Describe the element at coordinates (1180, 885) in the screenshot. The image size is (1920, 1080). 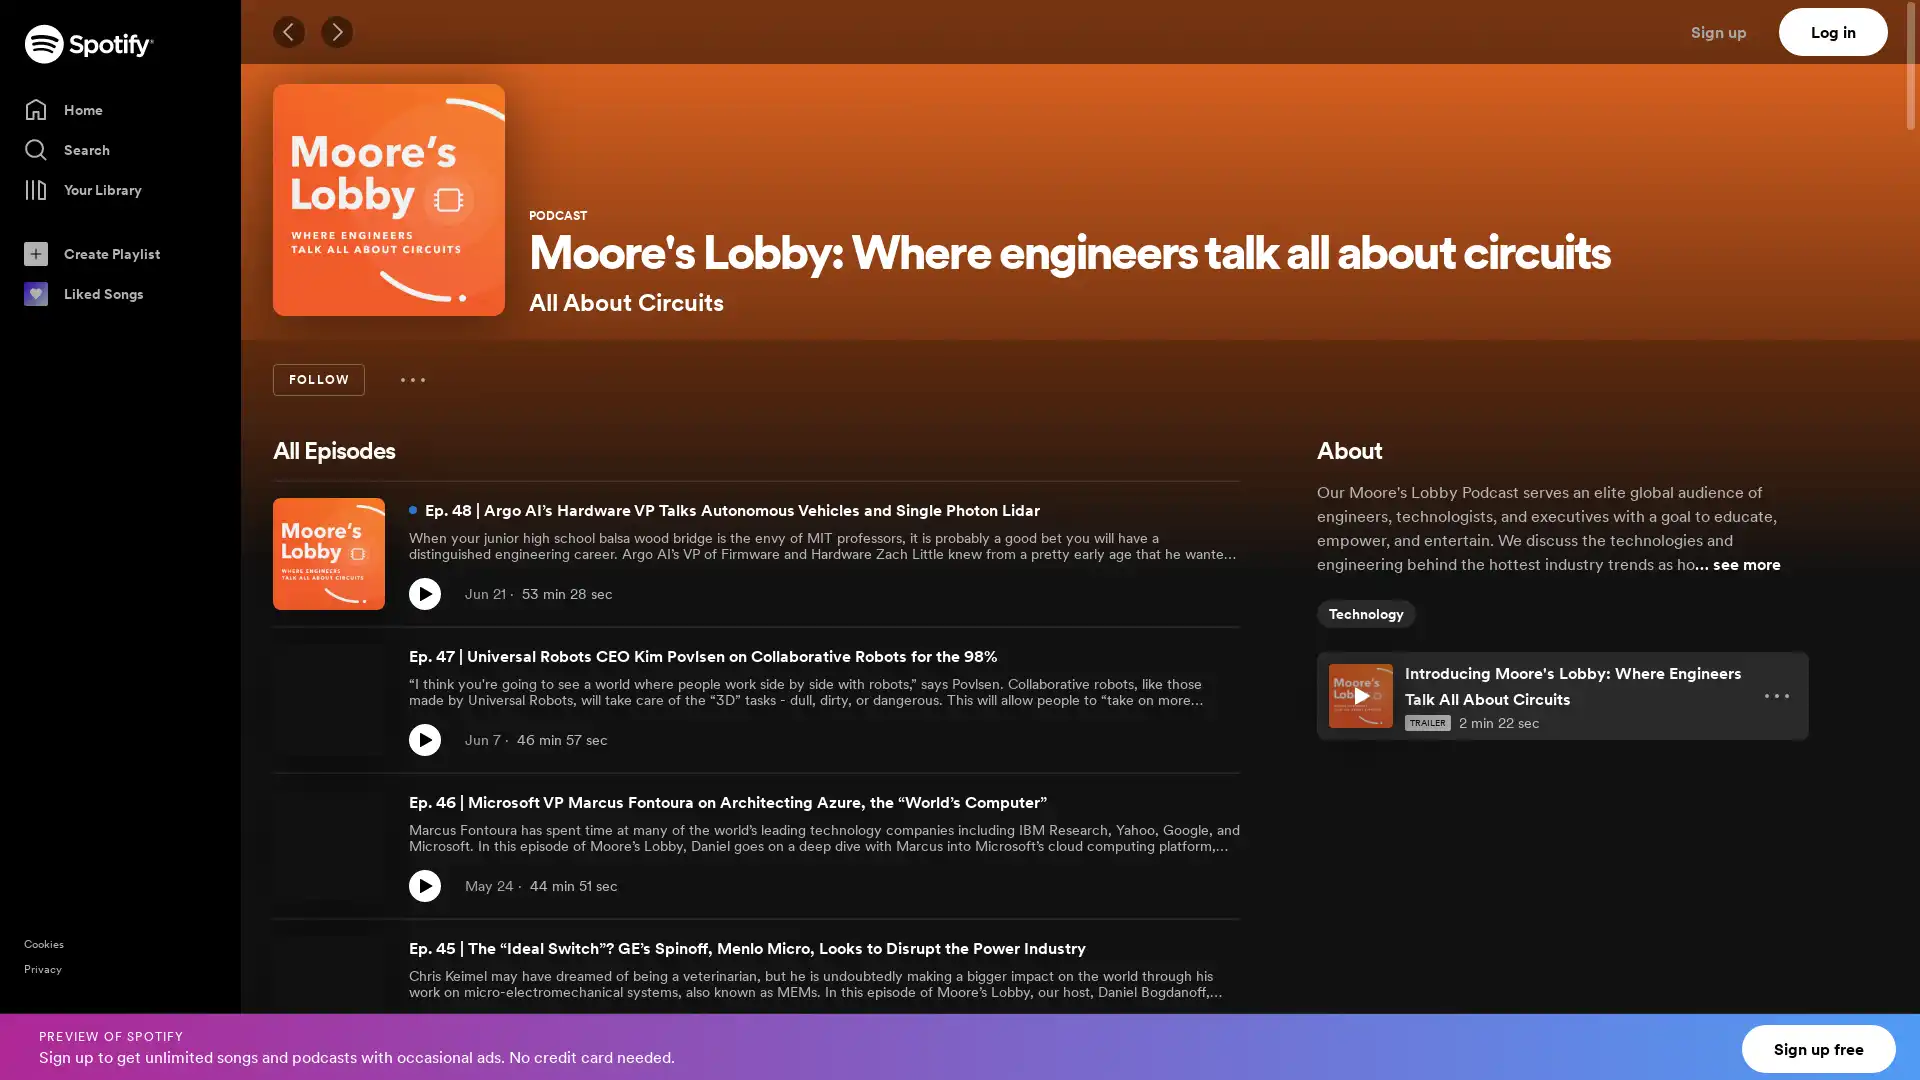
I see `Share` at that location.